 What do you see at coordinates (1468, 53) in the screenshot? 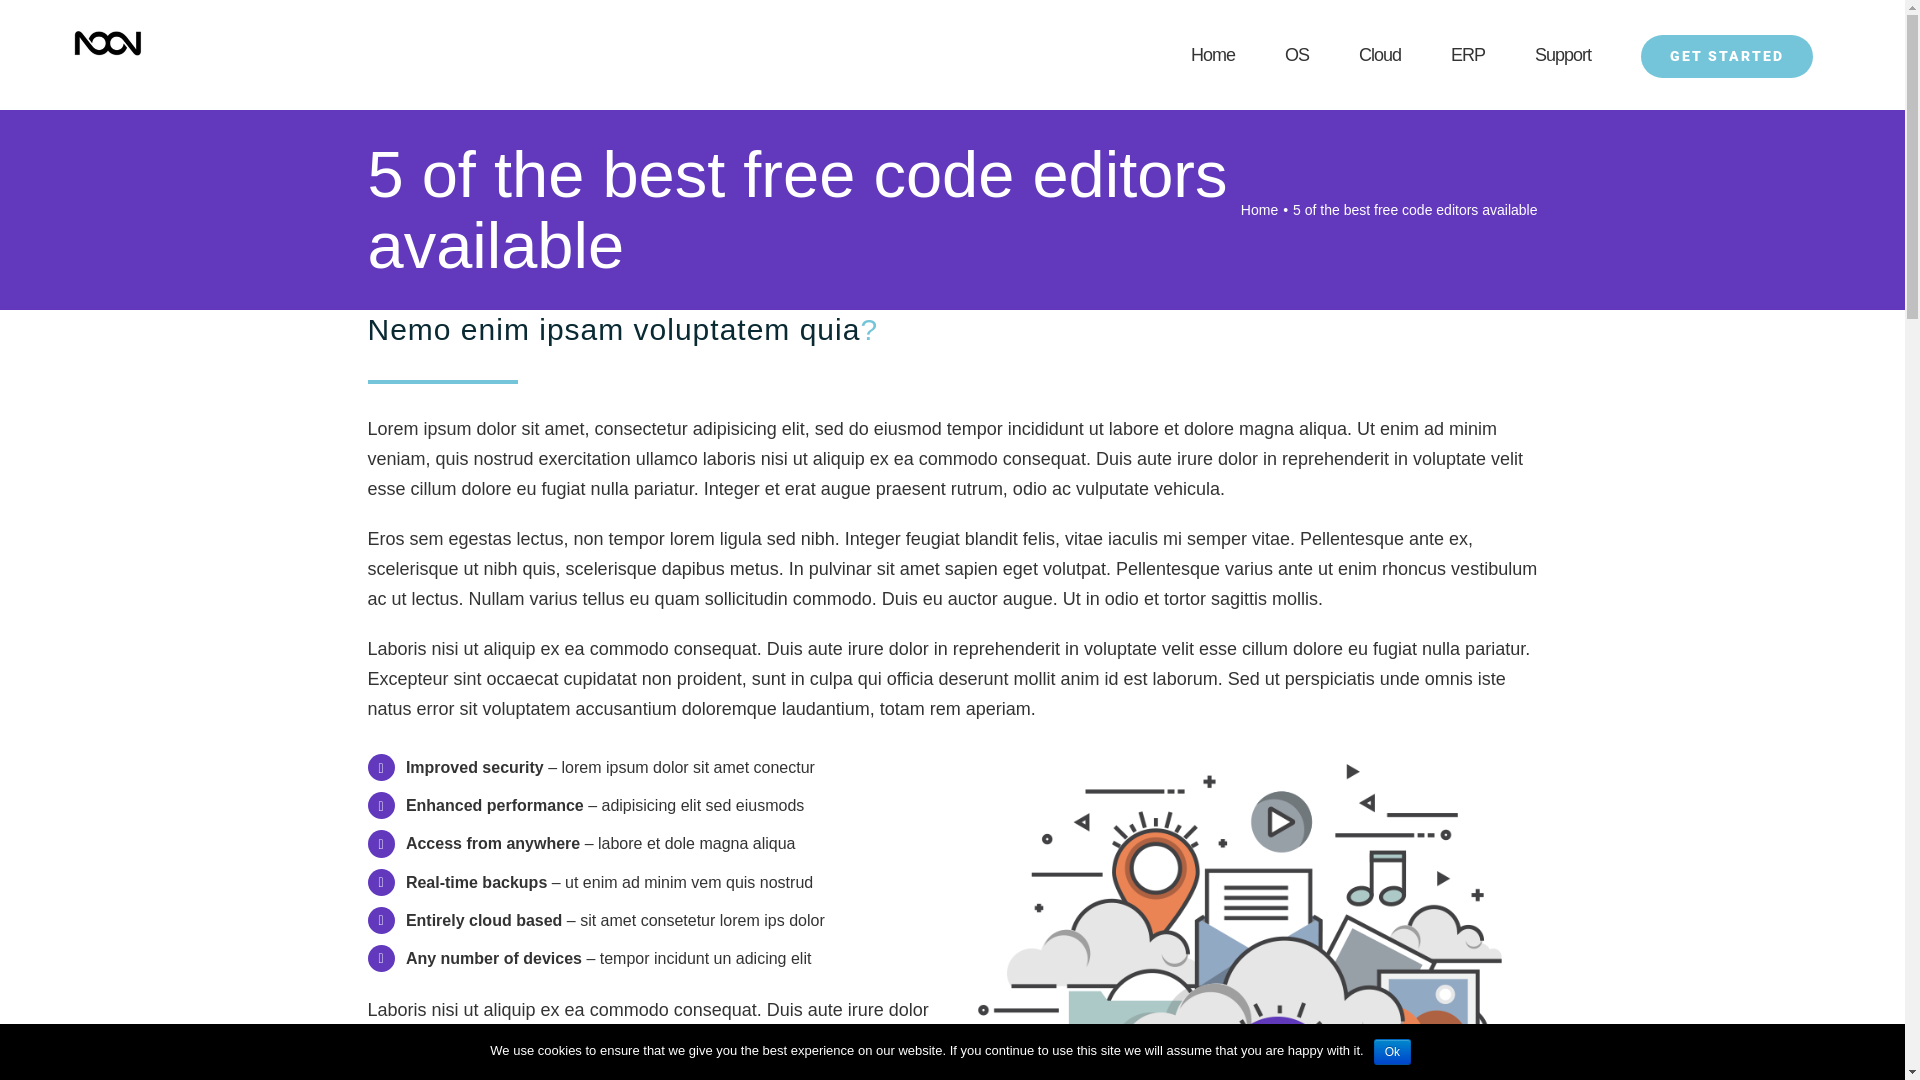
I see `'ERP'` at bounding box center [1468, 53].